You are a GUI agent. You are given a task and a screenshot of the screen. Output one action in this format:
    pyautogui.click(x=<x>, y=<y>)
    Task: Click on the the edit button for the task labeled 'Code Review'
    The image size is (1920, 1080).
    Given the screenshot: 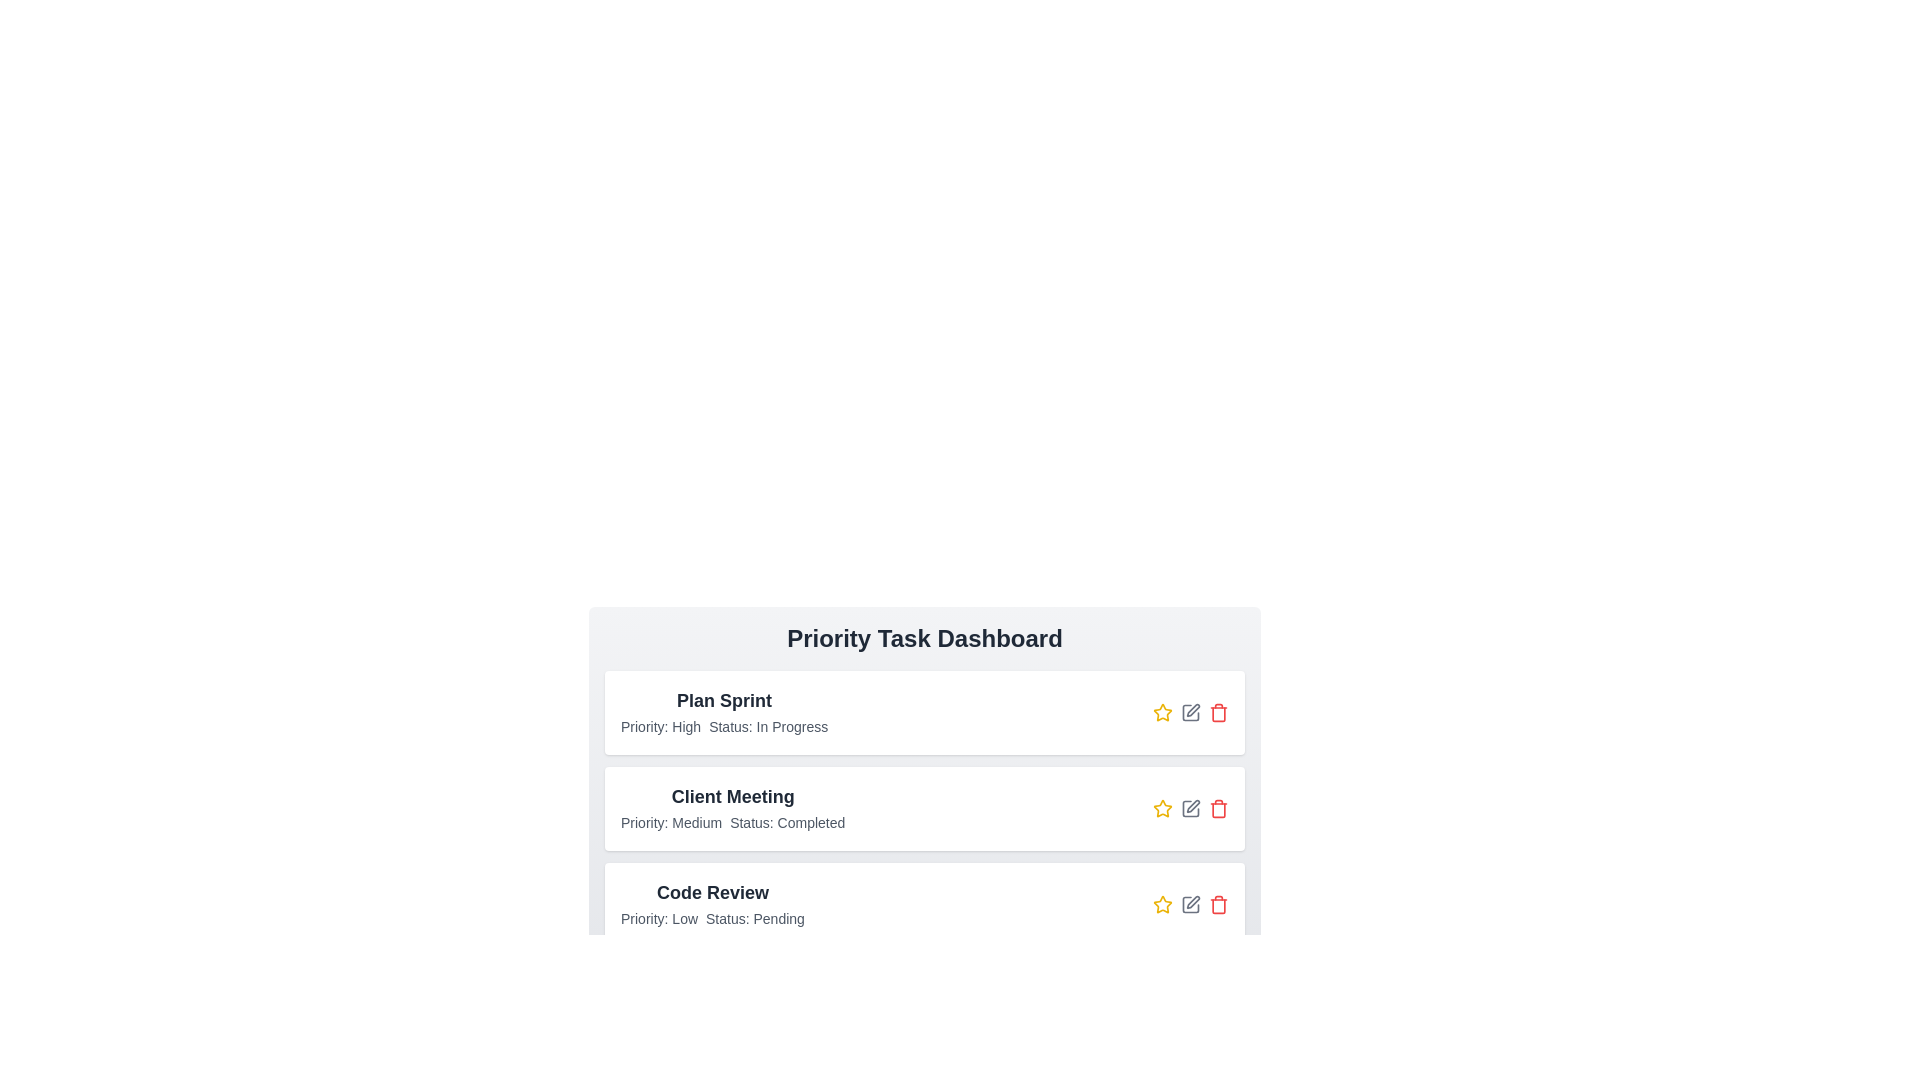 What is the action you would take?
    pyautogui.click(x=1190, y=905)
    